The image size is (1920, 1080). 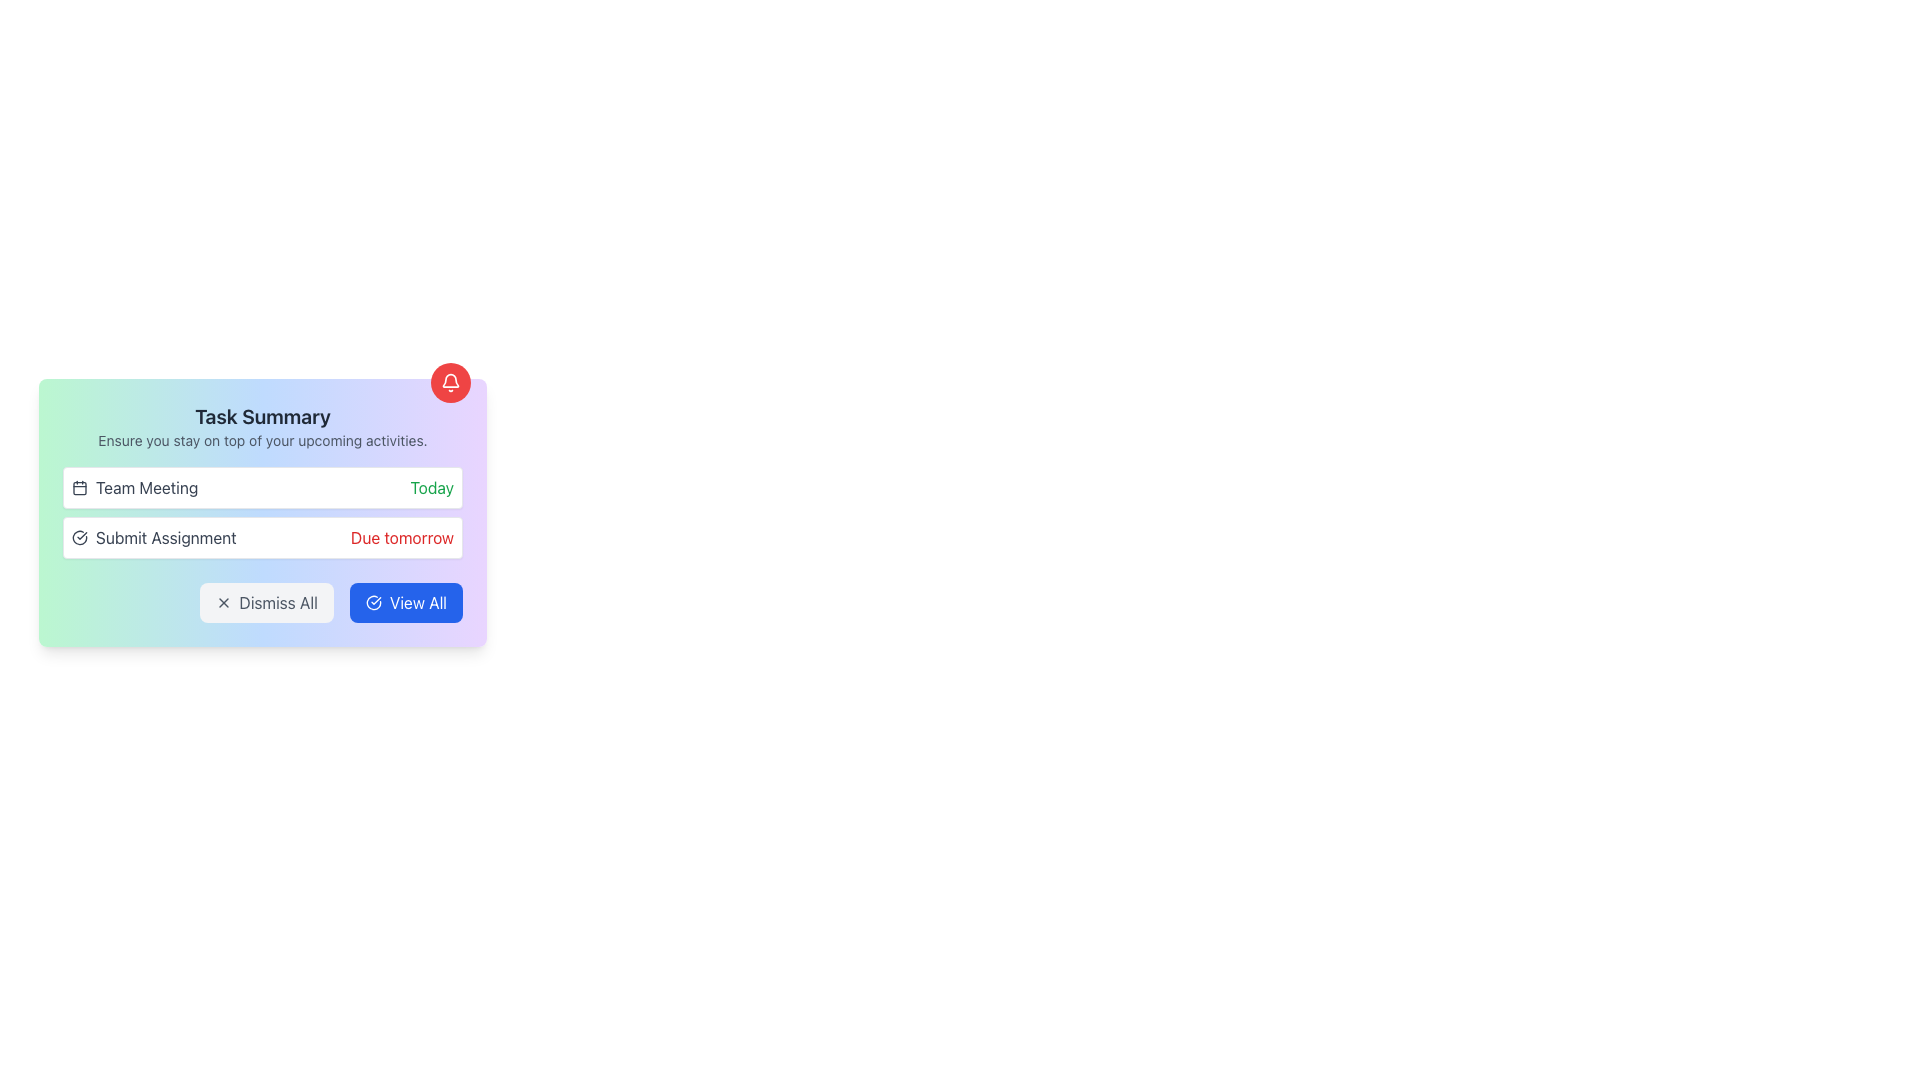 What do you see at coordinates (134, 488) in the screenshot?
I see `the Text Label that displays the scheduled activity context, located inside the 'Task Summary' box, to the left of the 'Today' label` at bounding box center [134, 488].